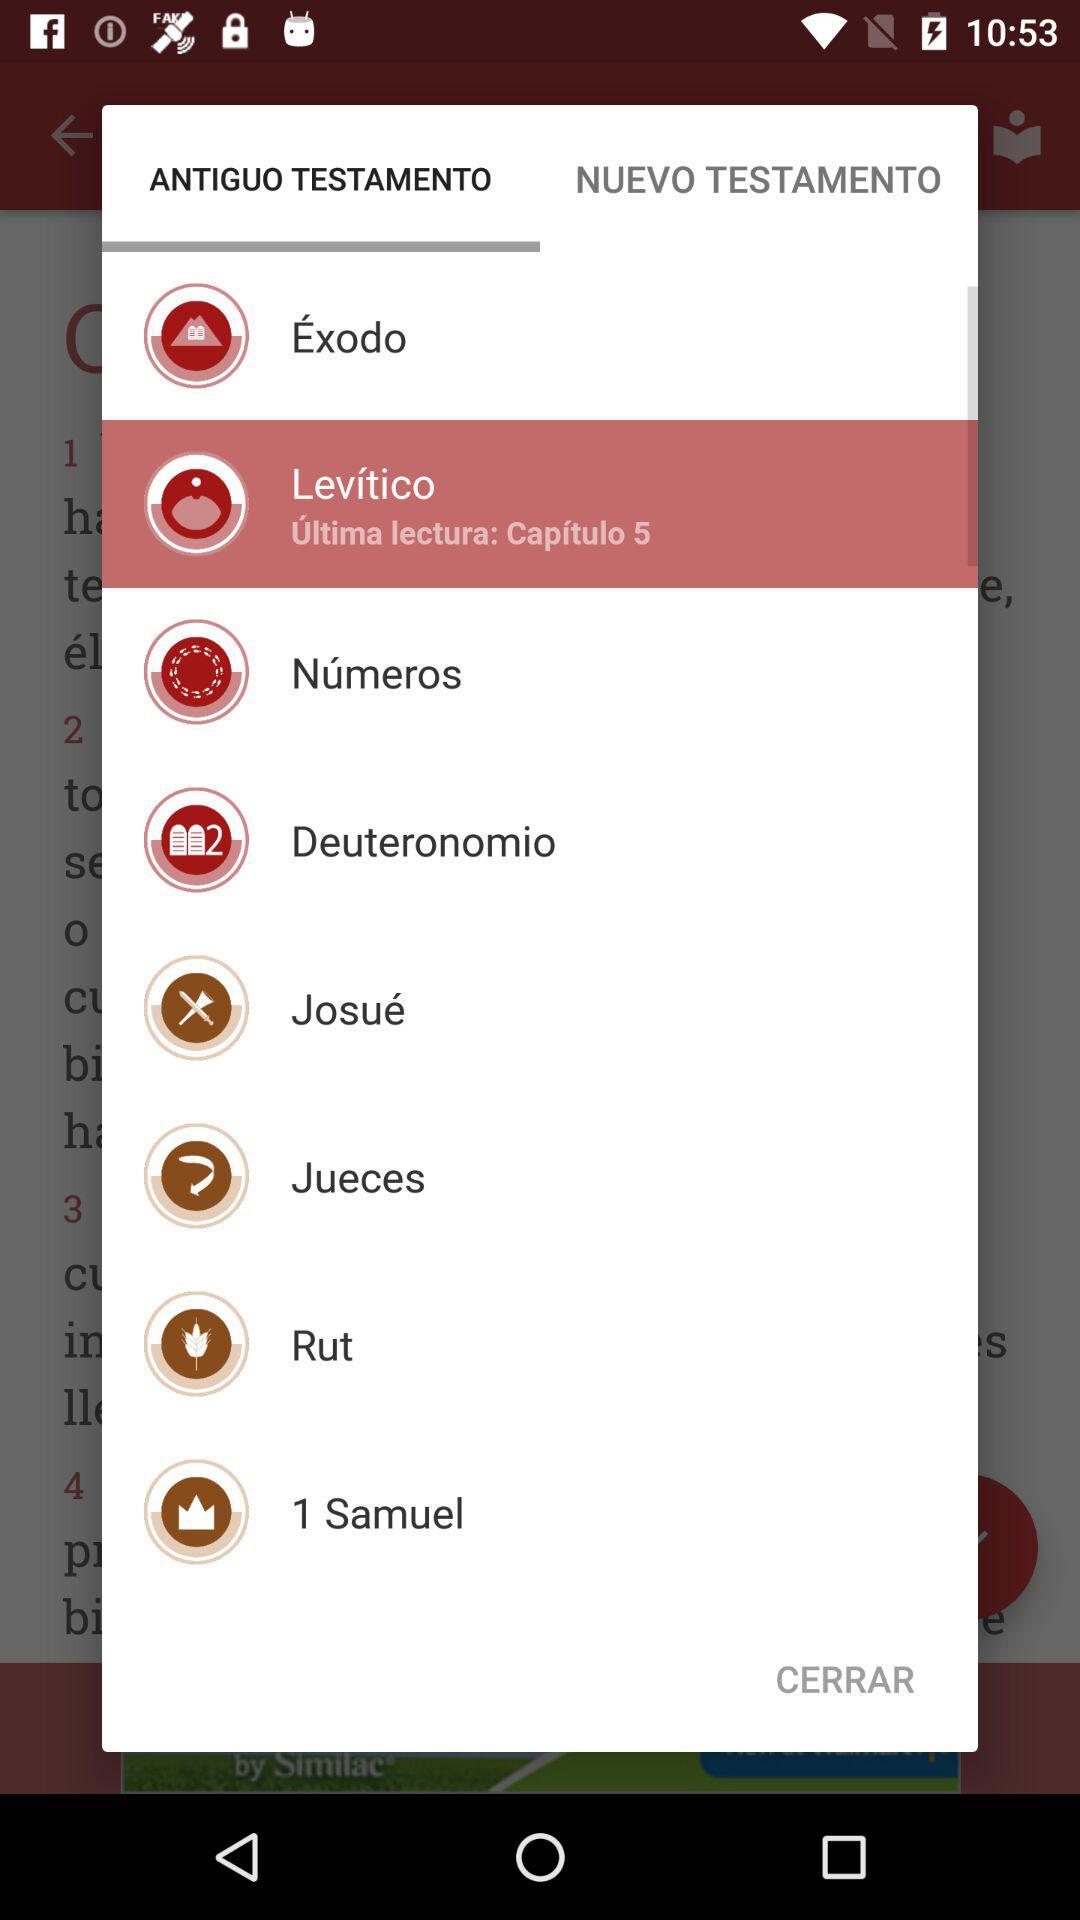  What do you see at coordinates (321, 1344) in the screenshot?
I see `rut item` at bounding box center [321, 1344].